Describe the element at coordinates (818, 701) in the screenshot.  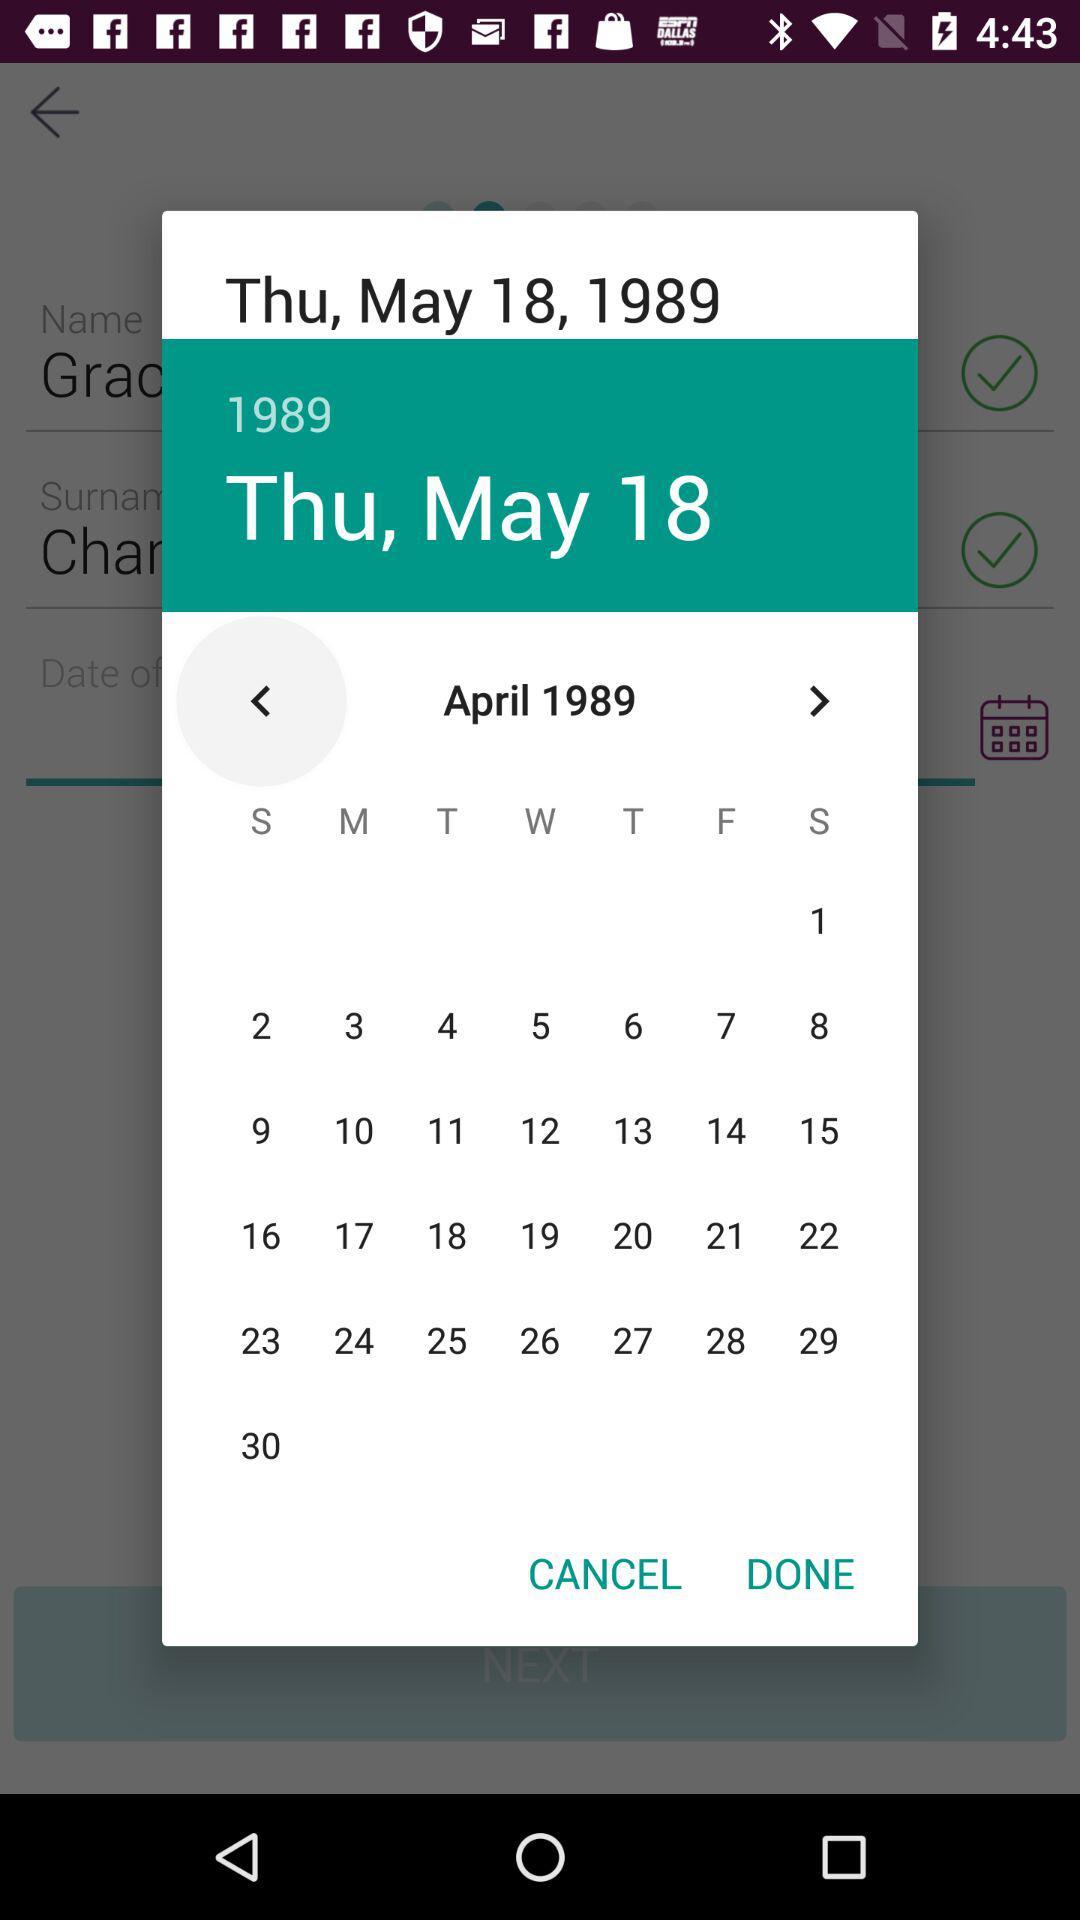
I see `the item above the done` at that location.